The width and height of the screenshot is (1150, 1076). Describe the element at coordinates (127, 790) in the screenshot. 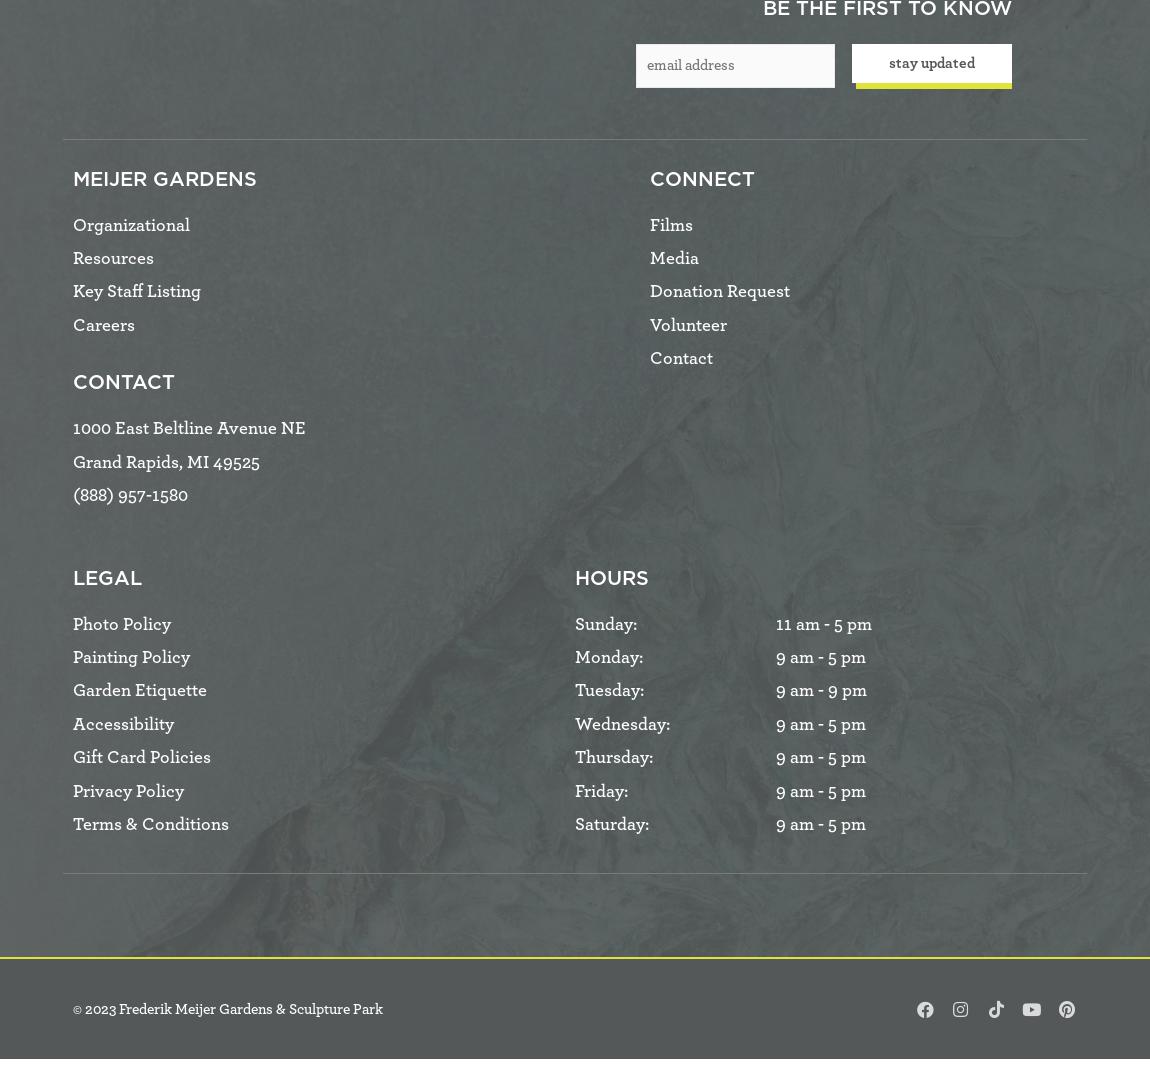

I see `'Privacy Policy'` at that location.